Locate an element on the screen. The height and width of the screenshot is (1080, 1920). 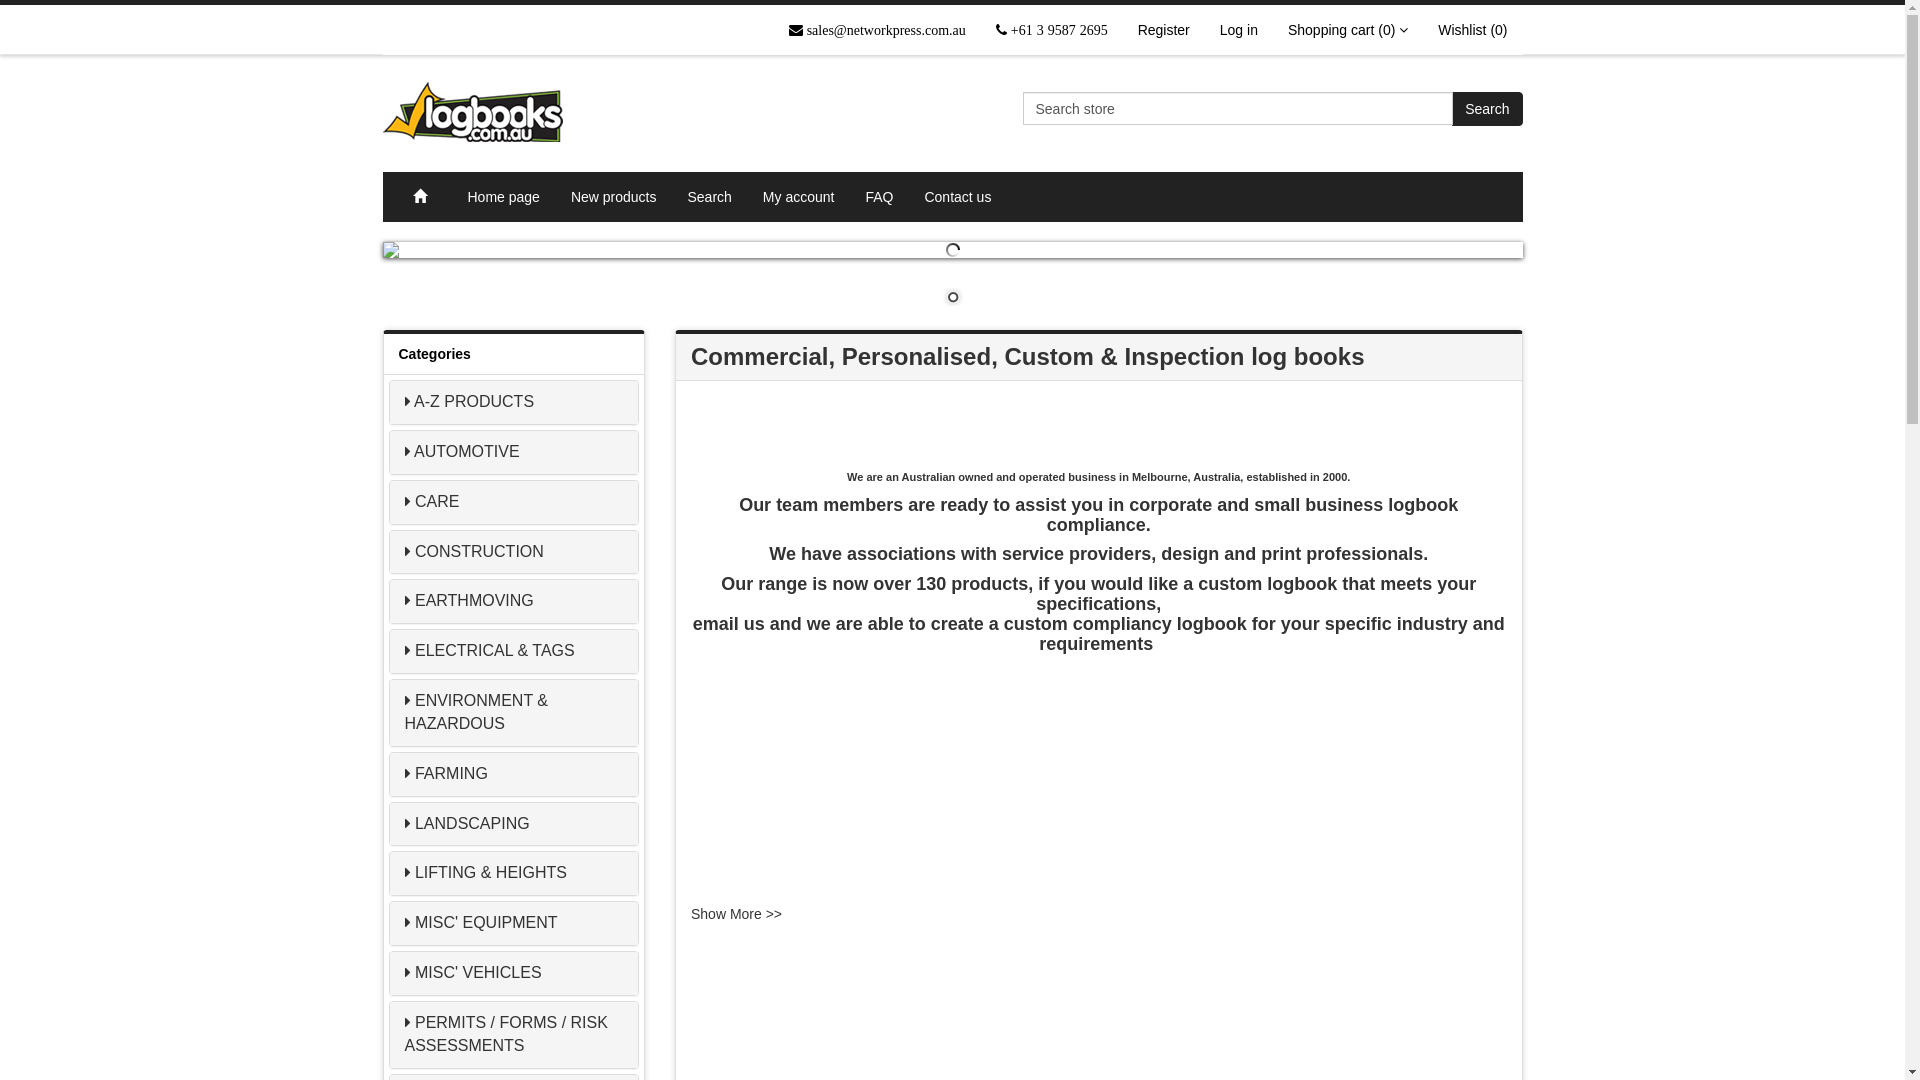
'ELECTRICAL & TAGS' is located at coordinates (494, 650).